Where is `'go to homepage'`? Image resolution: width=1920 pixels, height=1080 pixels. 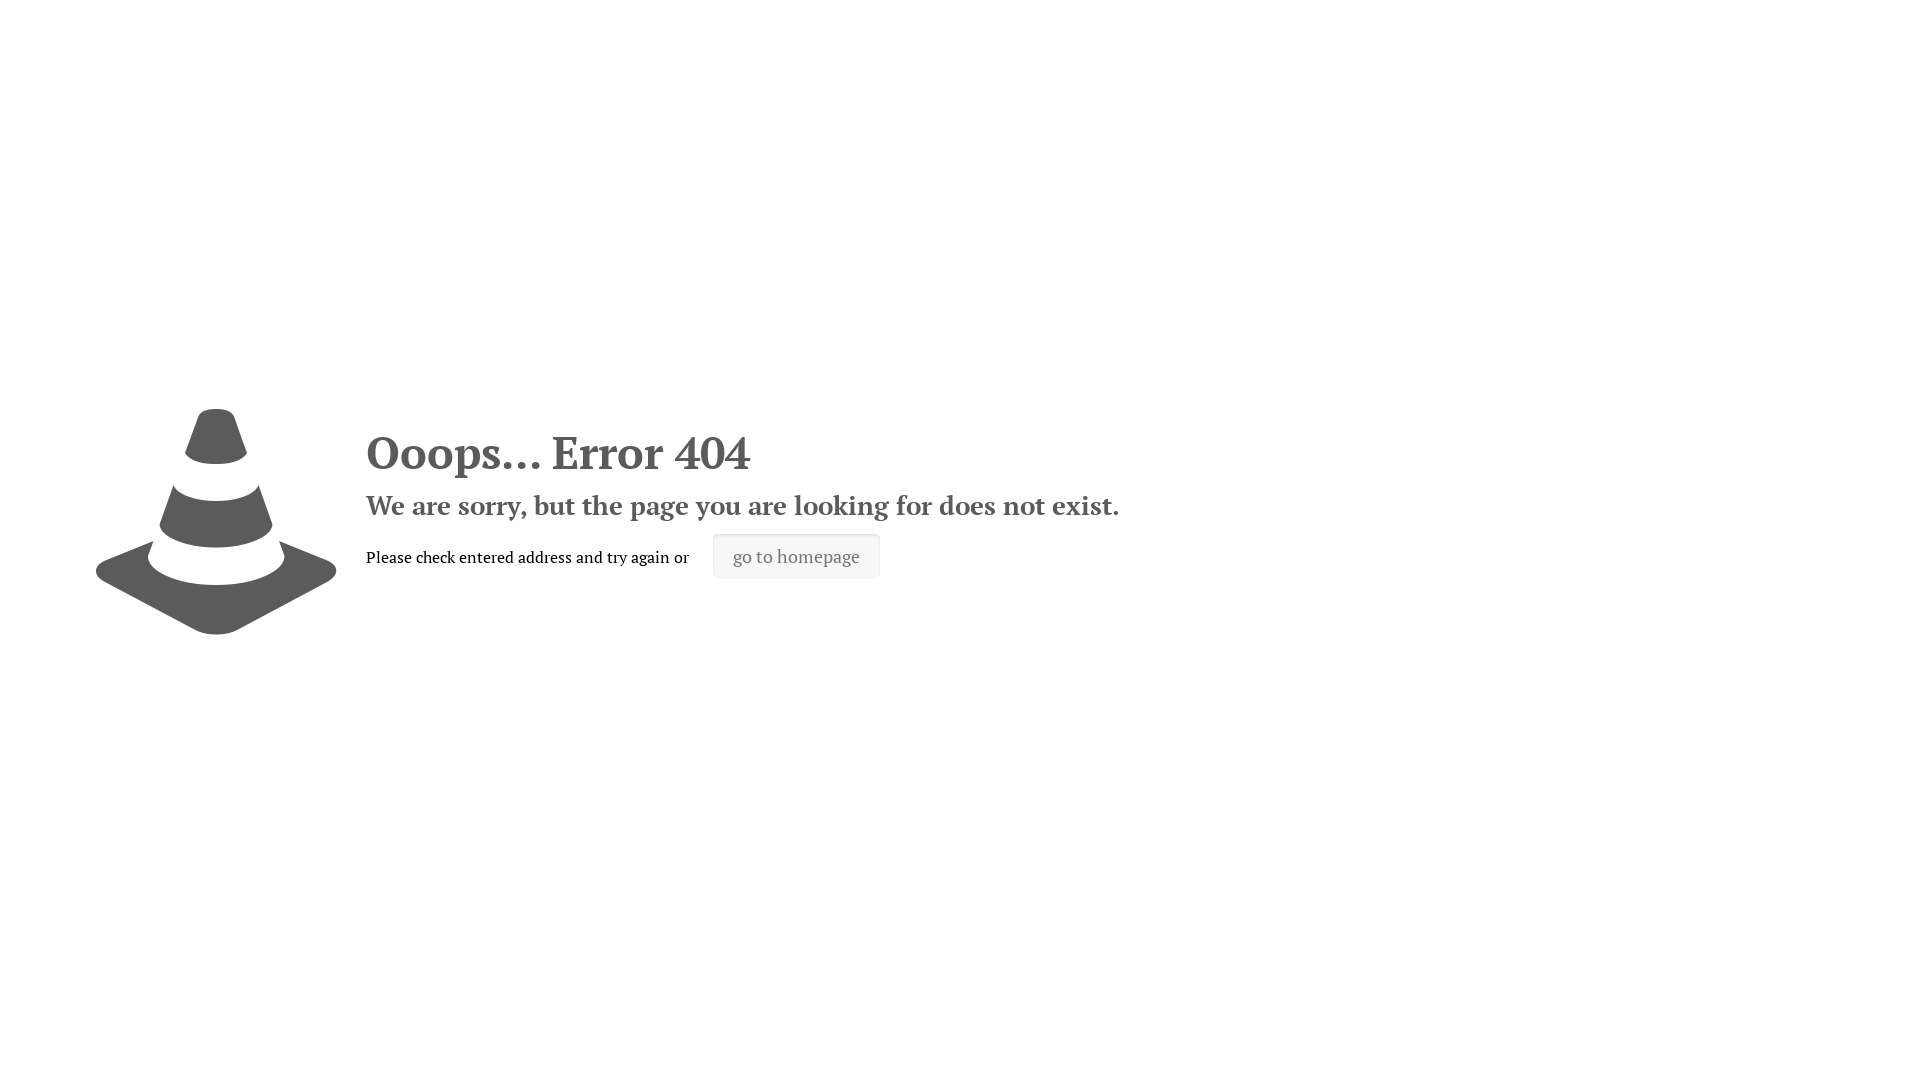
'go to homepage' is located at coordinates (713, 555).